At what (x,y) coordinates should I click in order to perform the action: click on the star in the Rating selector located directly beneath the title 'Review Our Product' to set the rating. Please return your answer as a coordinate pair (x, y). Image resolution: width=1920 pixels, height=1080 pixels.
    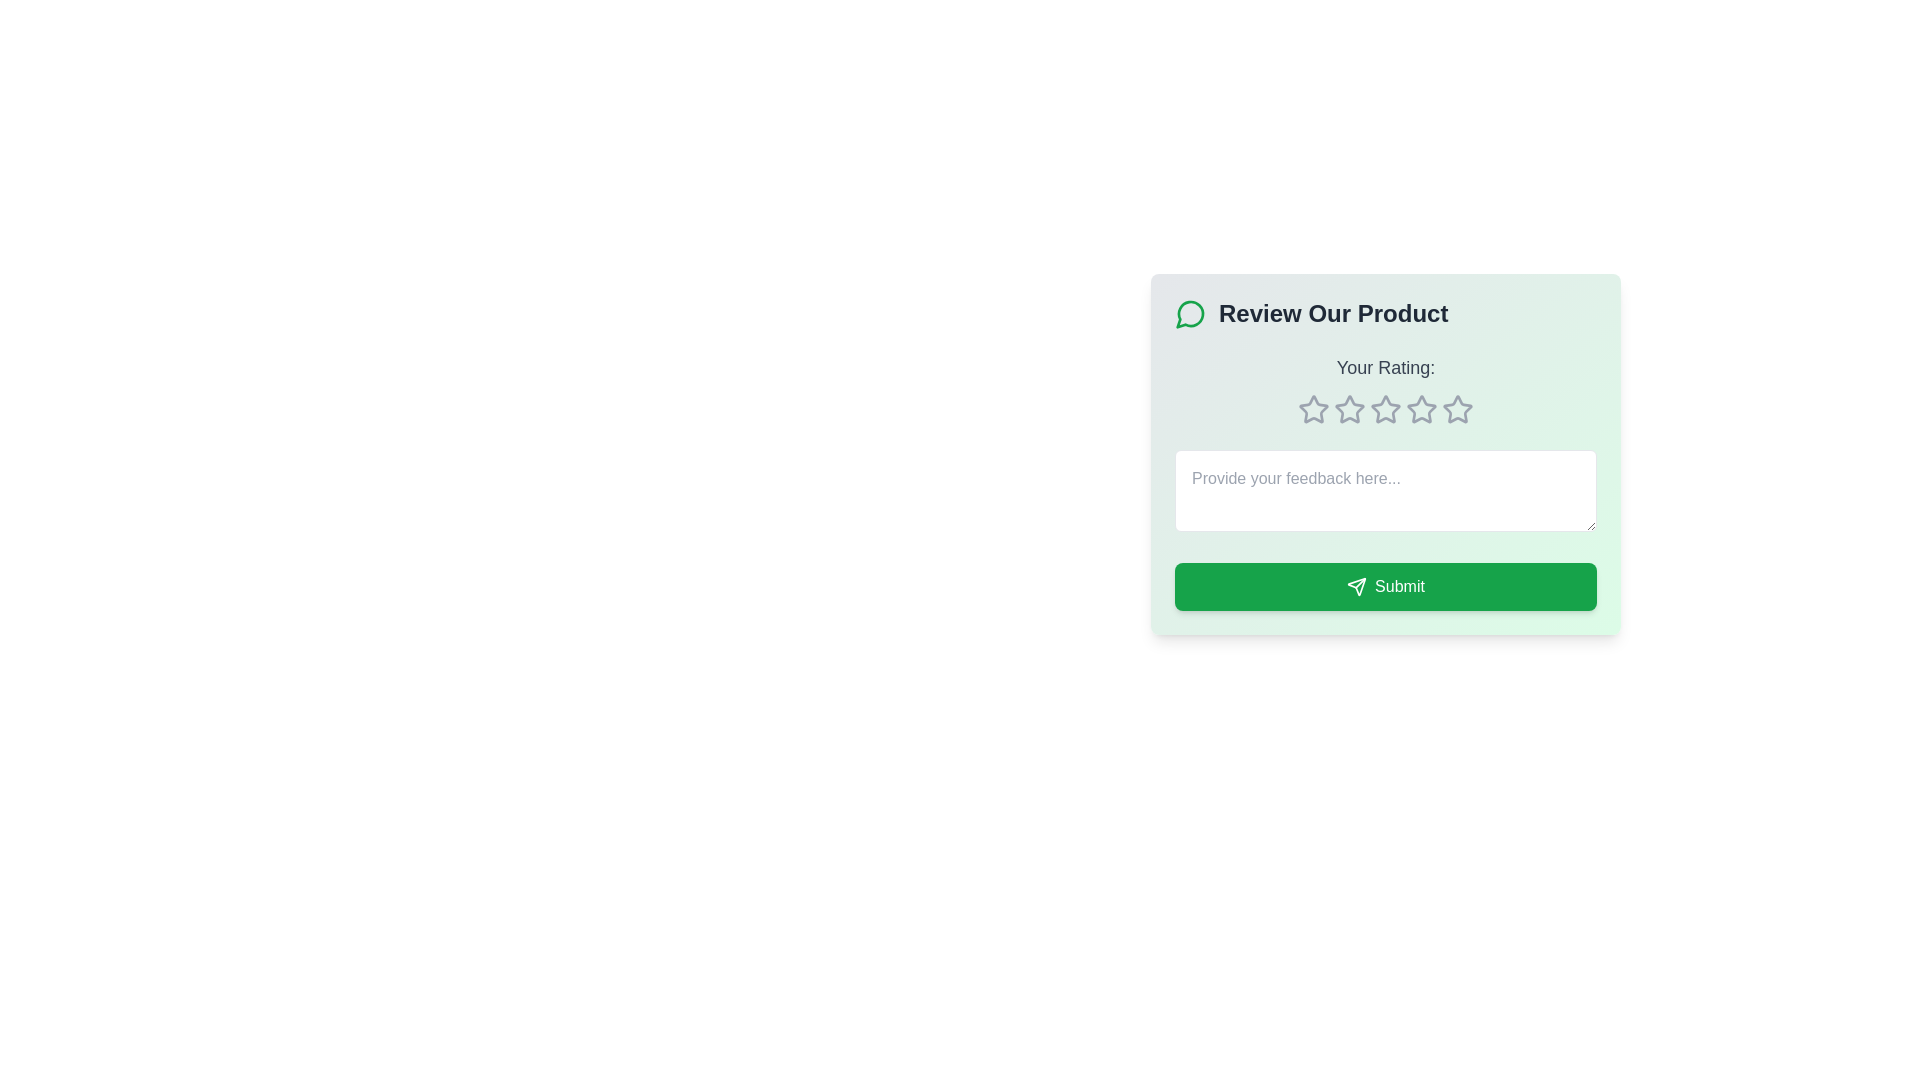
    Looking at the image, I should click on (1385, 389).